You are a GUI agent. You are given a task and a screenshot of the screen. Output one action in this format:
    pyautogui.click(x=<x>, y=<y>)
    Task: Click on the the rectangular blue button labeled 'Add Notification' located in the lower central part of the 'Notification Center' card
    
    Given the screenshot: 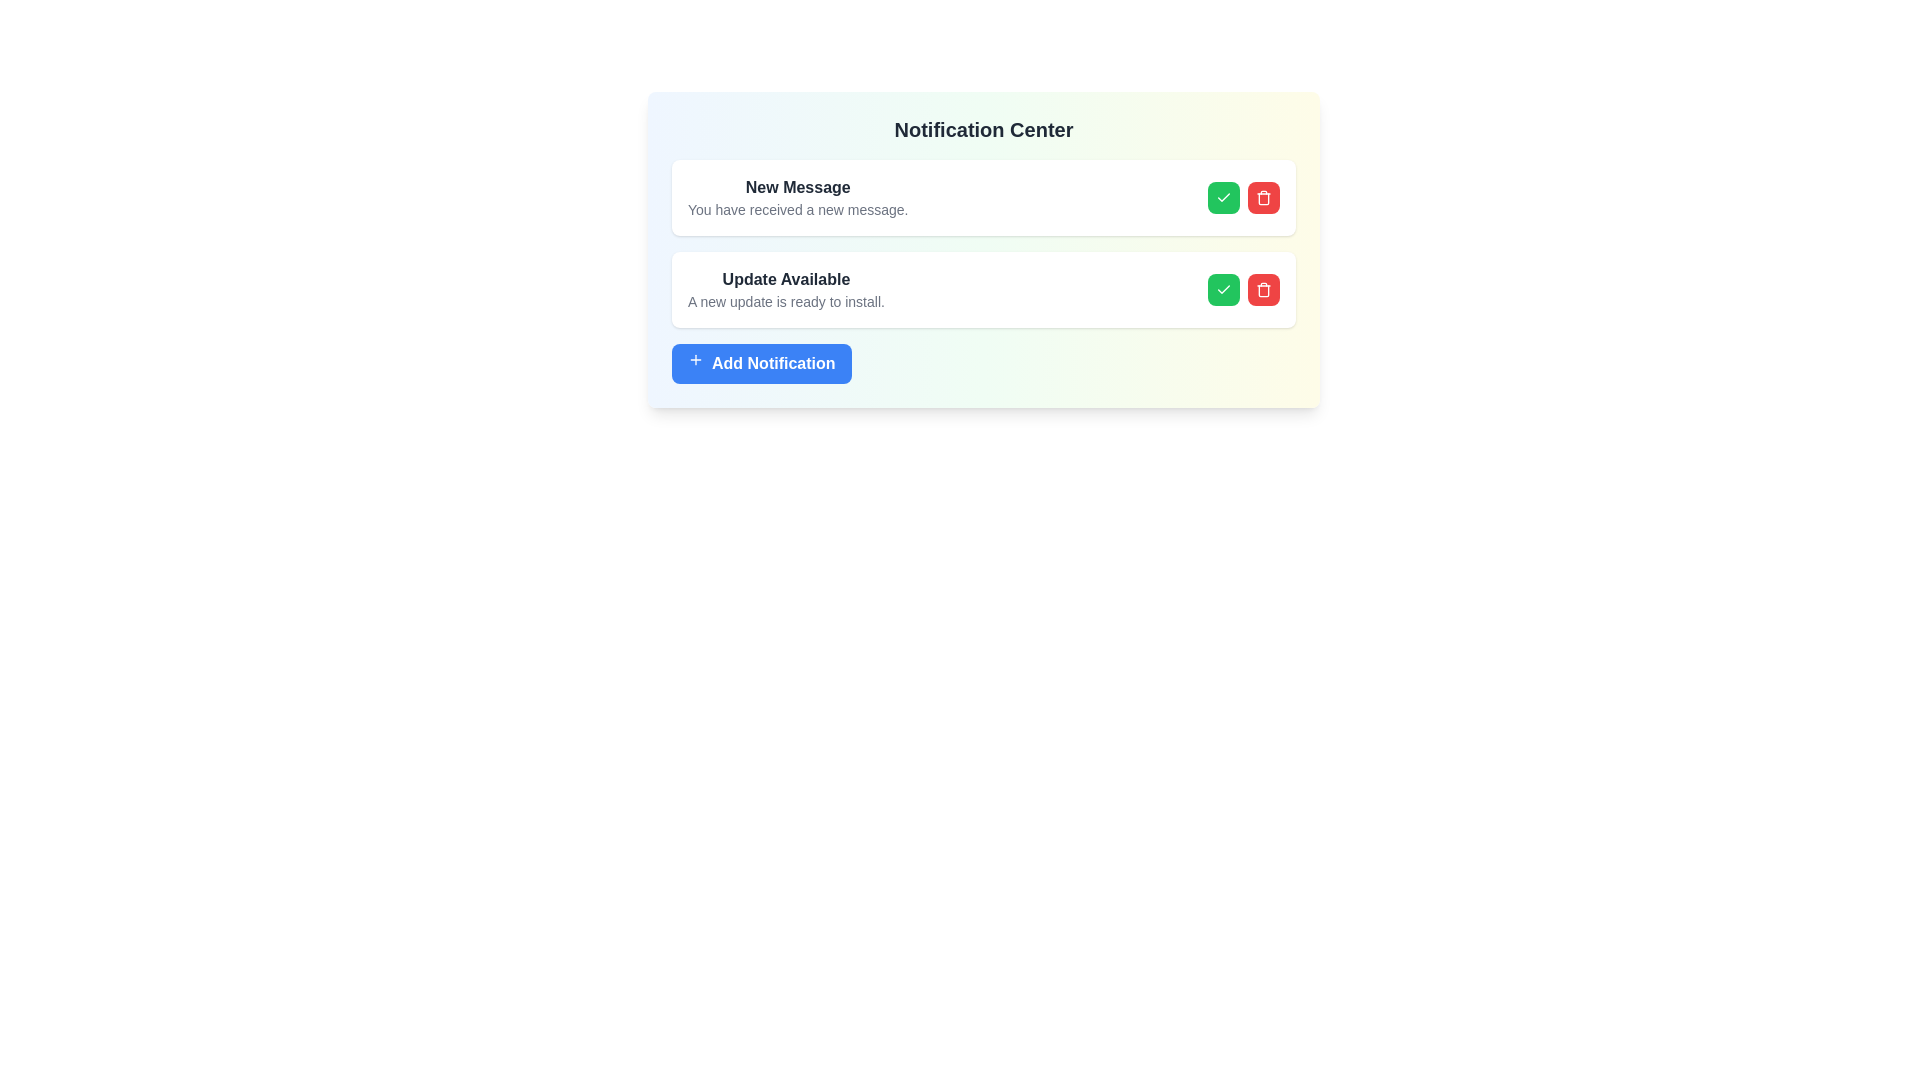 What is the action you would take?
    pyautogui.click(x=760, y=363)
    